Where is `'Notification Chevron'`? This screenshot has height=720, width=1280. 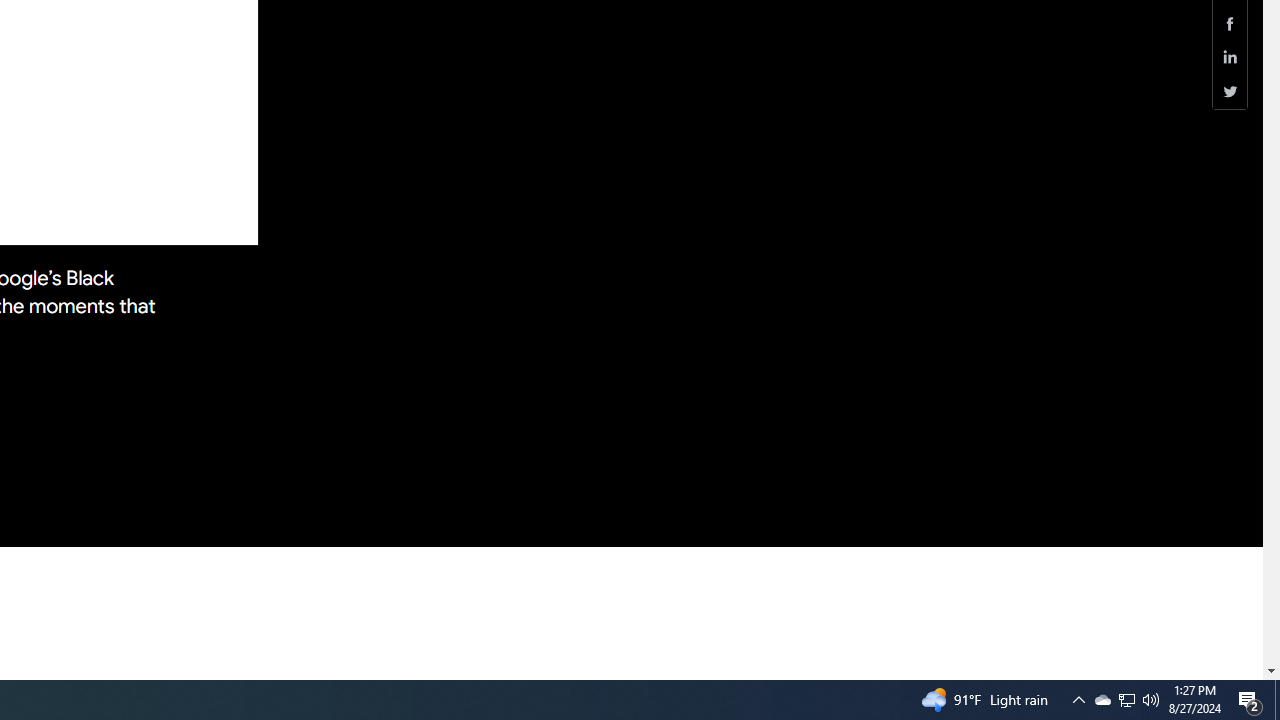
'Notification Chevron' is located at coordinates (1078, 698).